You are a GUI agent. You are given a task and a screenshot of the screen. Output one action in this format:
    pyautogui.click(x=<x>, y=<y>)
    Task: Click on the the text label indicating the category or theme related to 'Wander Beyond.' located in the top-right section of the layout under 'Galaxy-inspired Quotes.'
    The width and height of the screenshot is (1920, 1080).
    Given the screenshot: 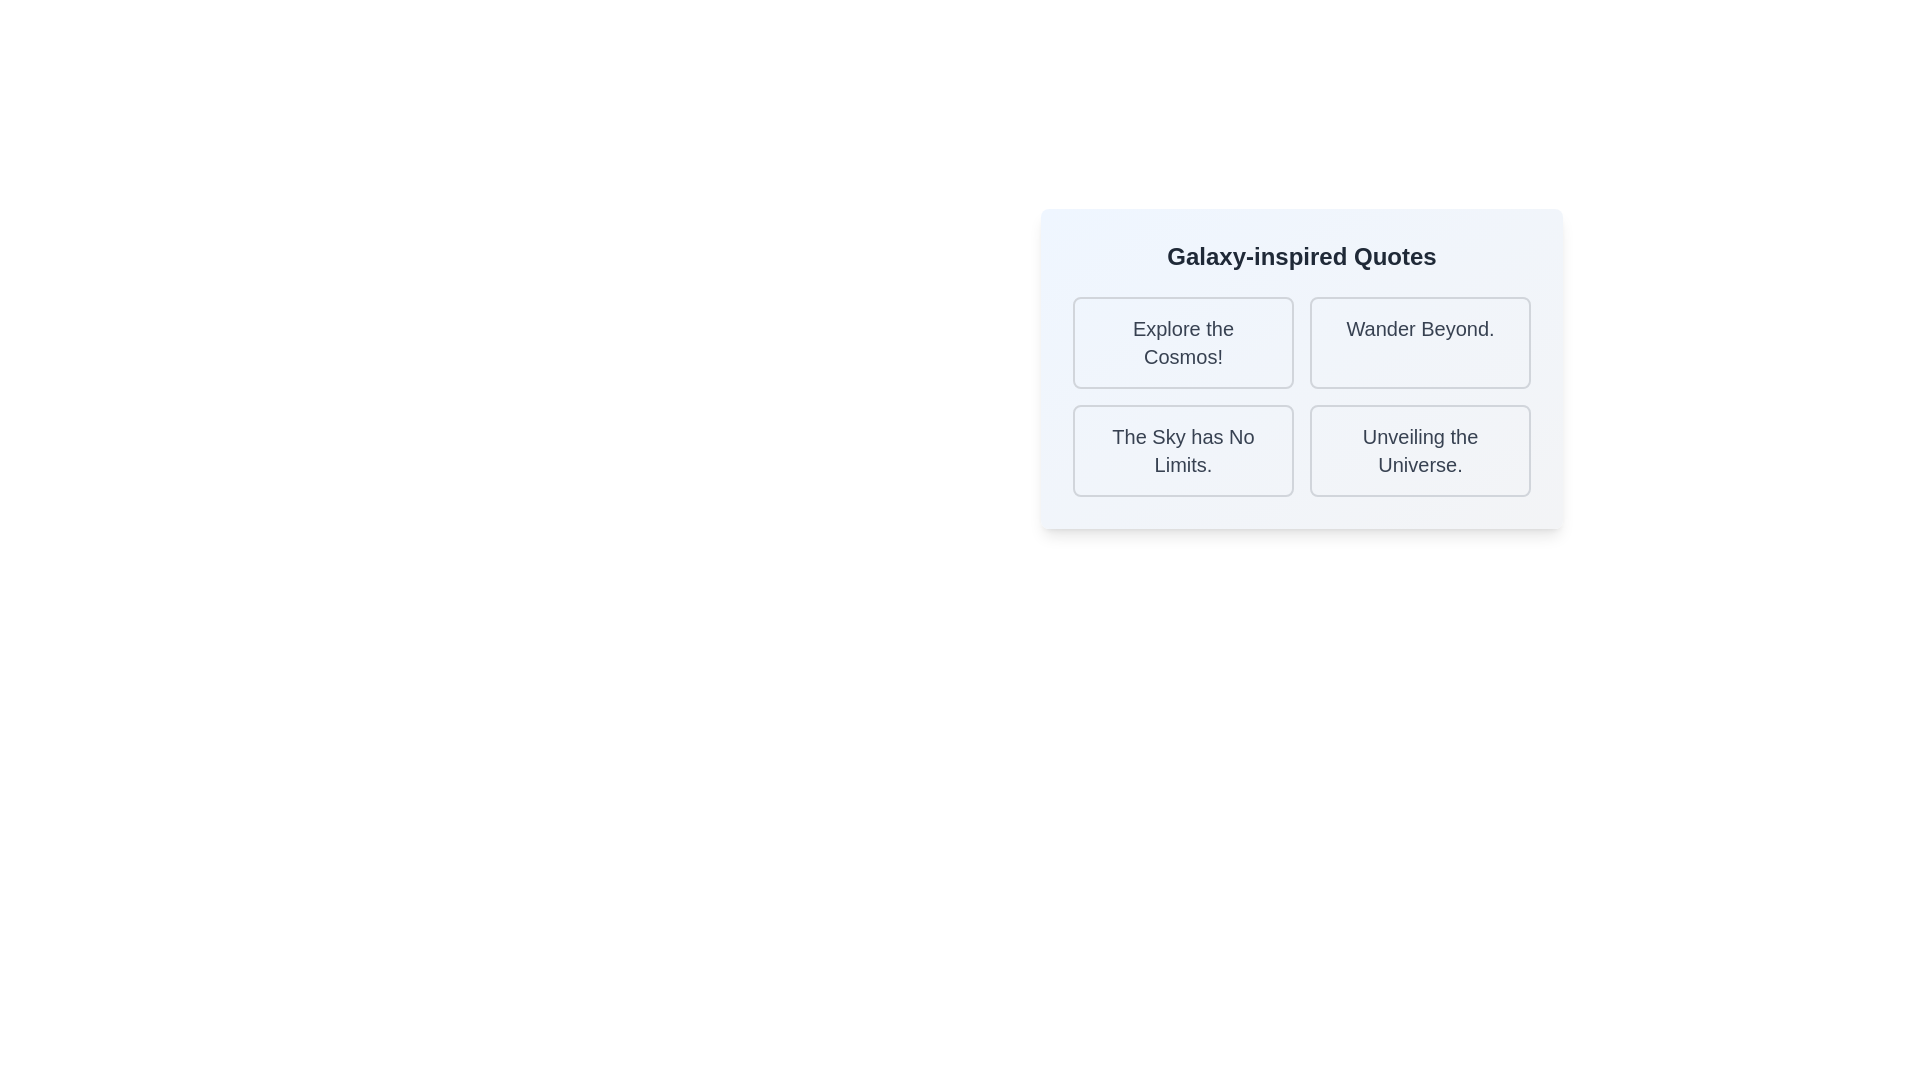 What is the action you would take?
    pyautogui.click(x=1419, y=327)
    